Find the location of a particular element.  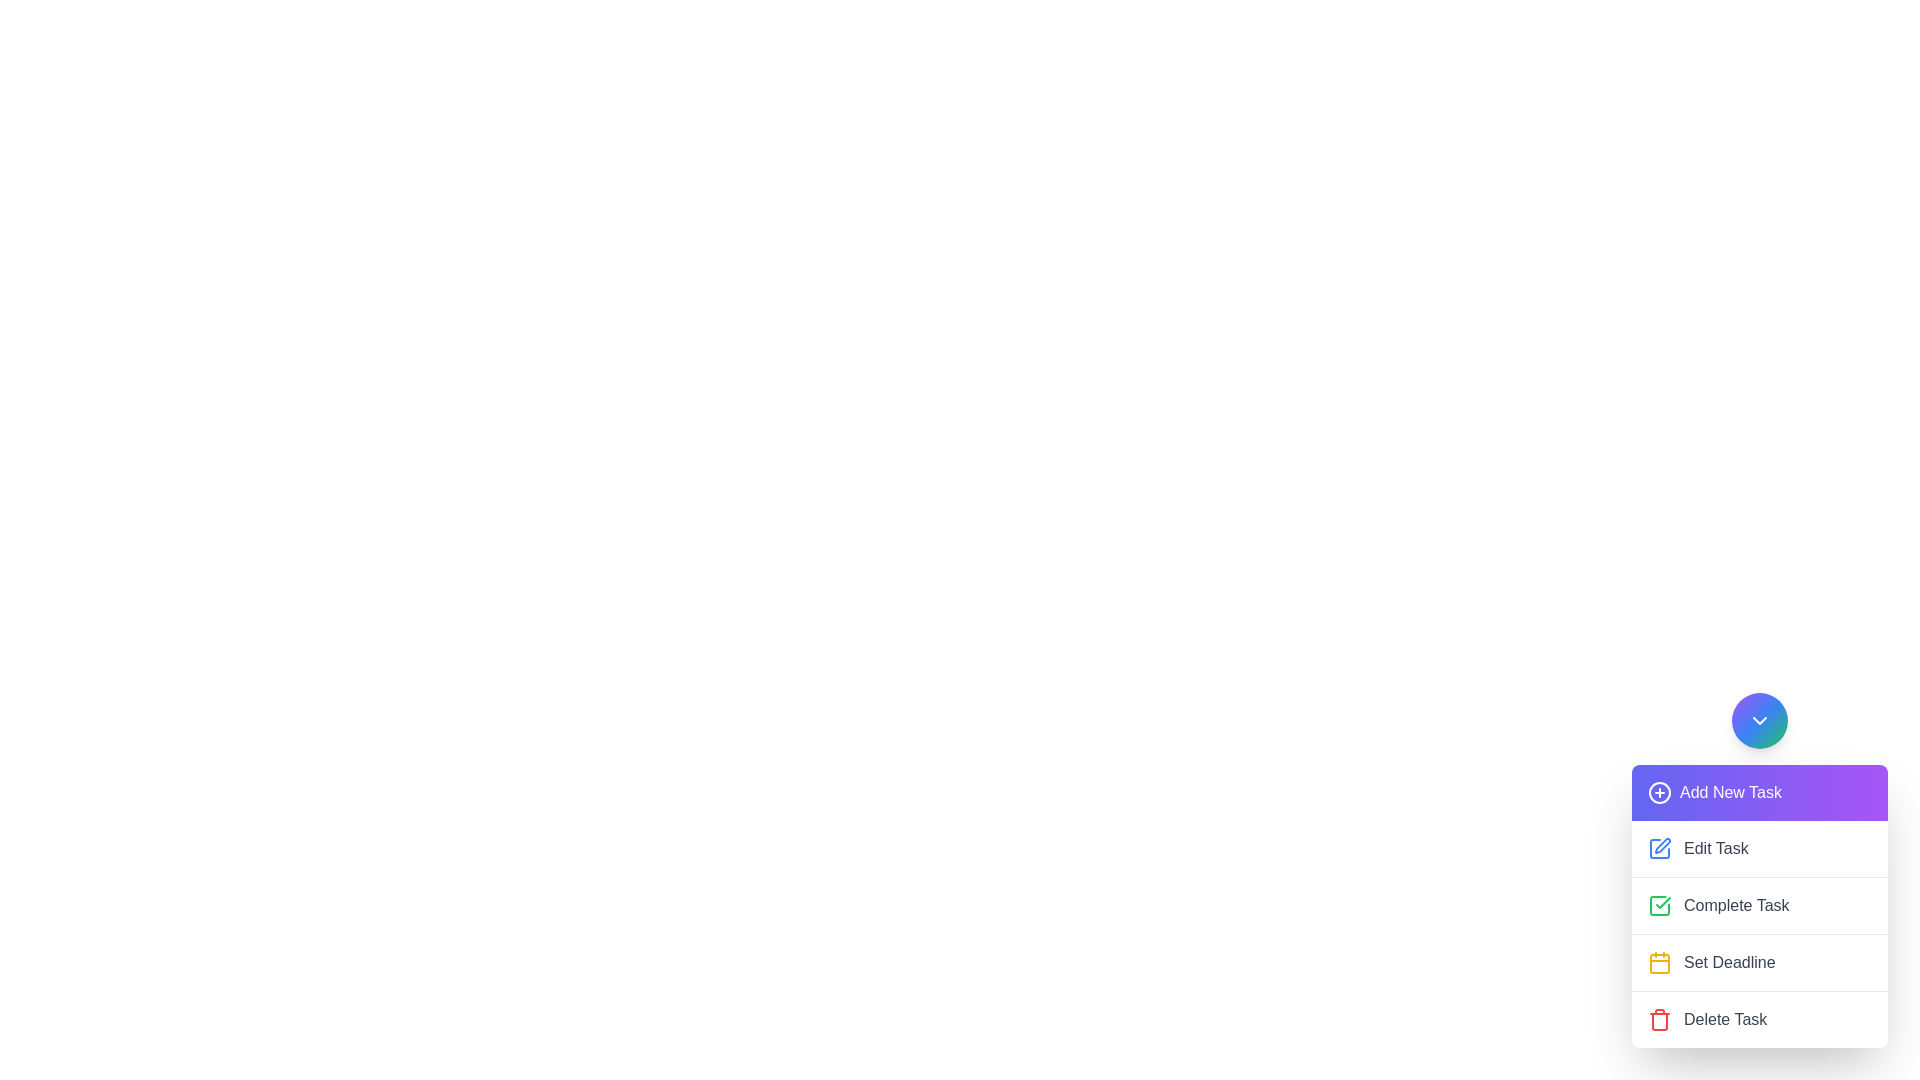

the 'Add New Task' text label, which is styled with white text on a purple-to-indigo gradient background, located to the right of a plus icon in the topmost row of the options menu is located at coordinates (1730, 792).